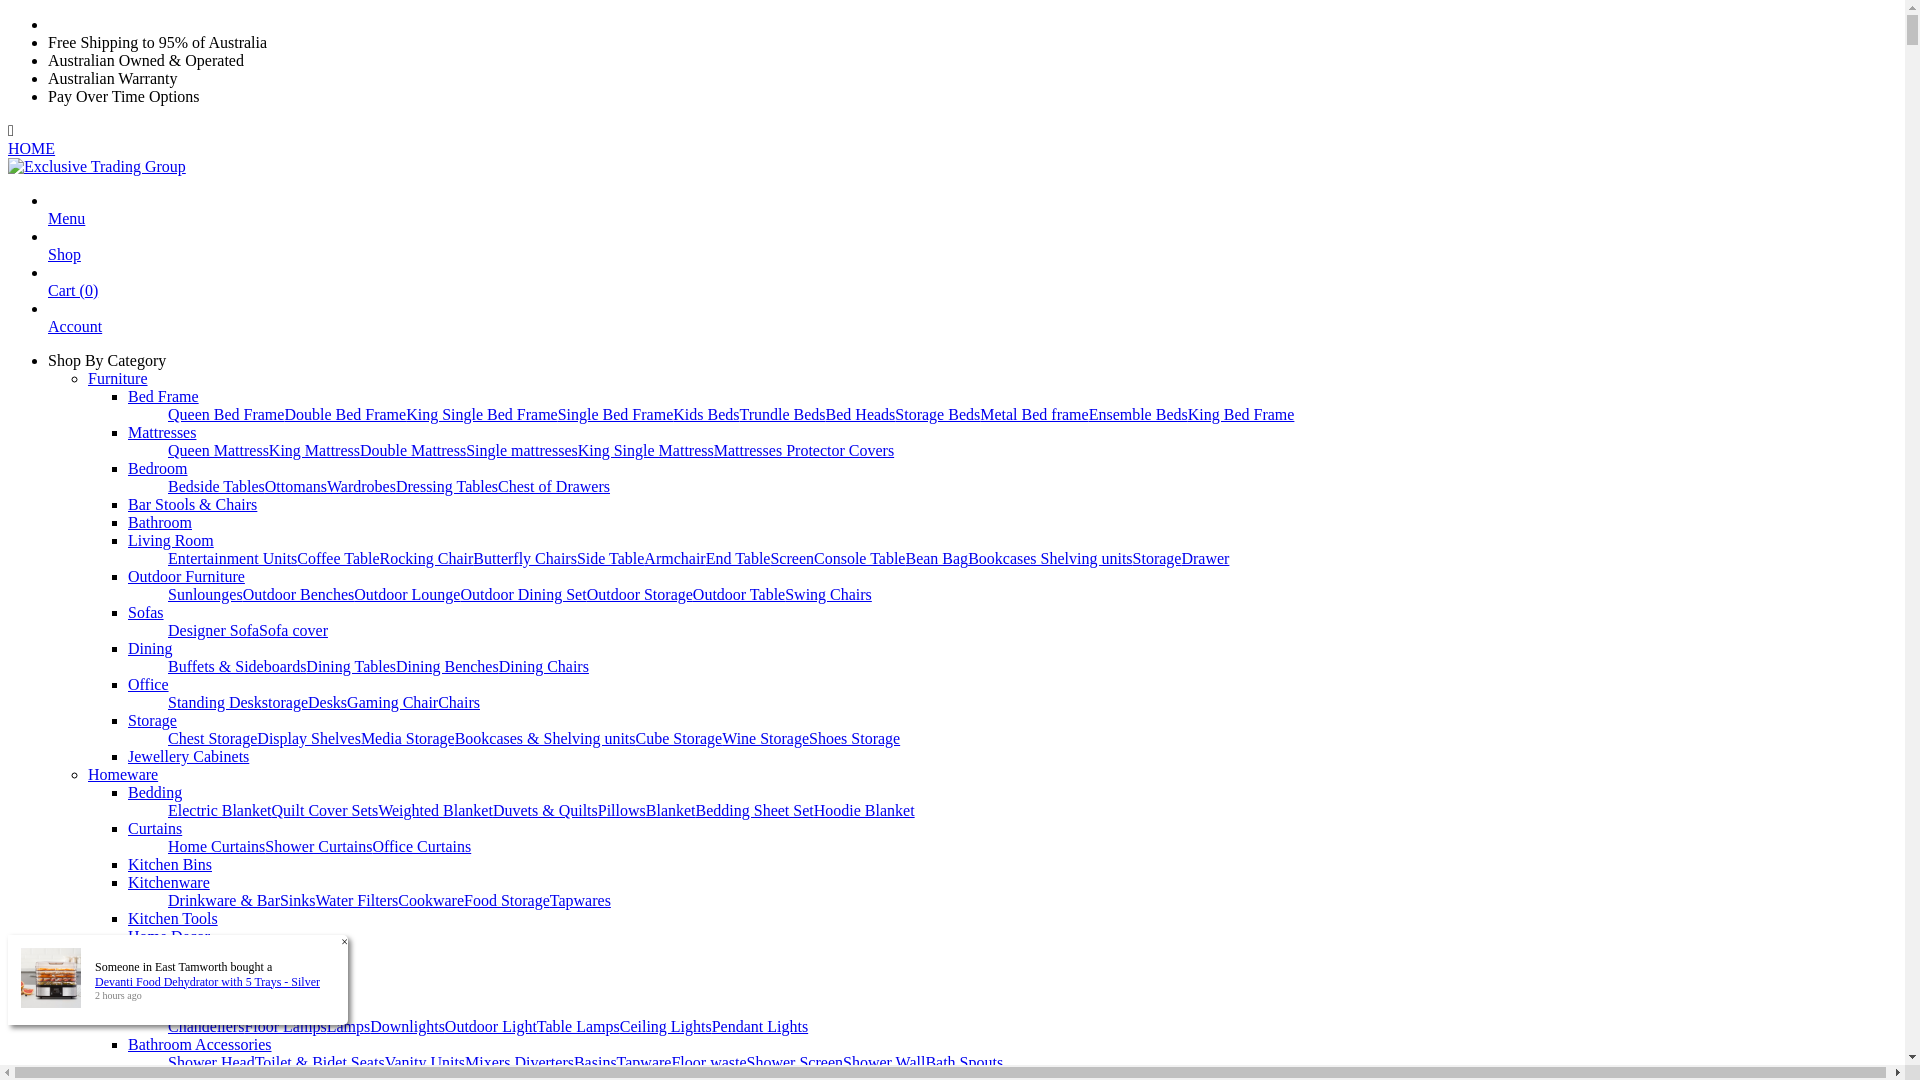 The width and height of the screenshot is (1920, 1080). What do you see at coordinates (392, 701) in the screenshot?
I see `'Gaming Chair'` at bounding box center [392, 701].